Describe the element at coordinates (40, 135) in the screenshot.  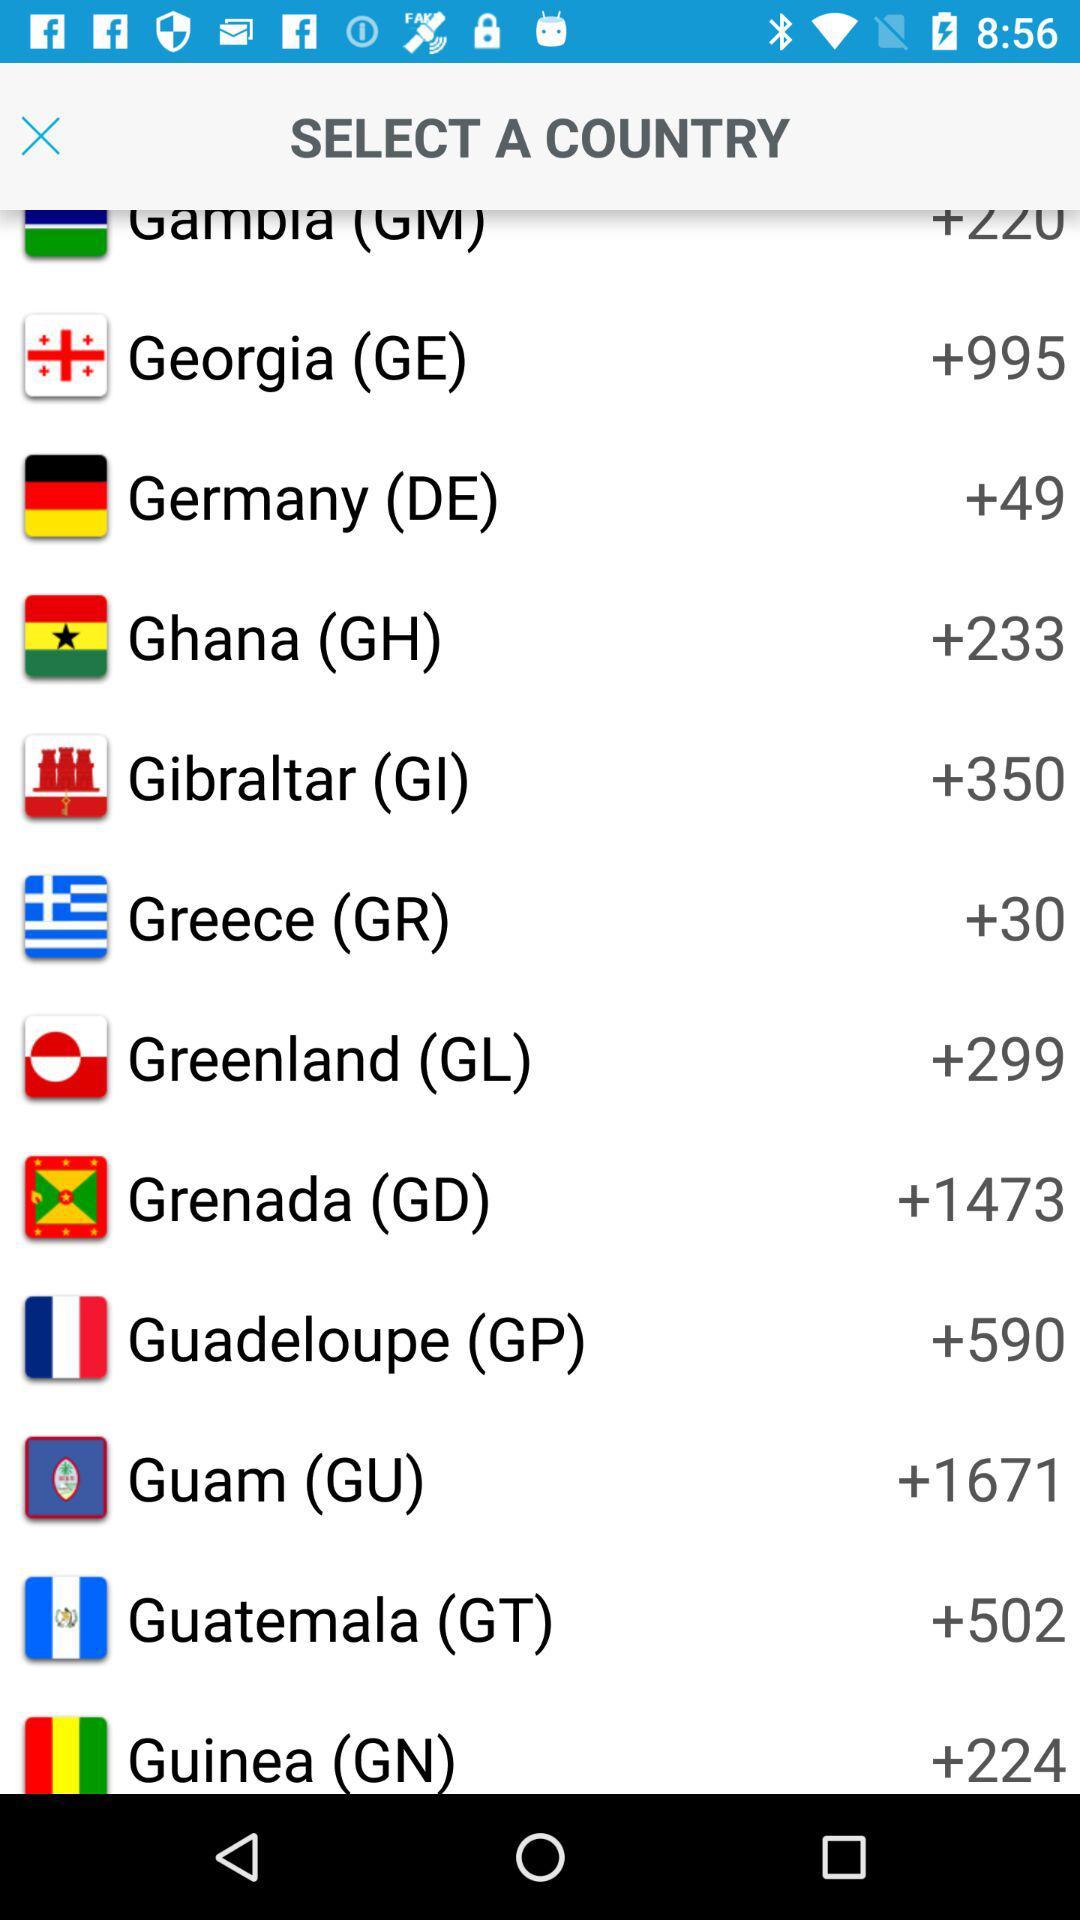
I see `setting` at that location.